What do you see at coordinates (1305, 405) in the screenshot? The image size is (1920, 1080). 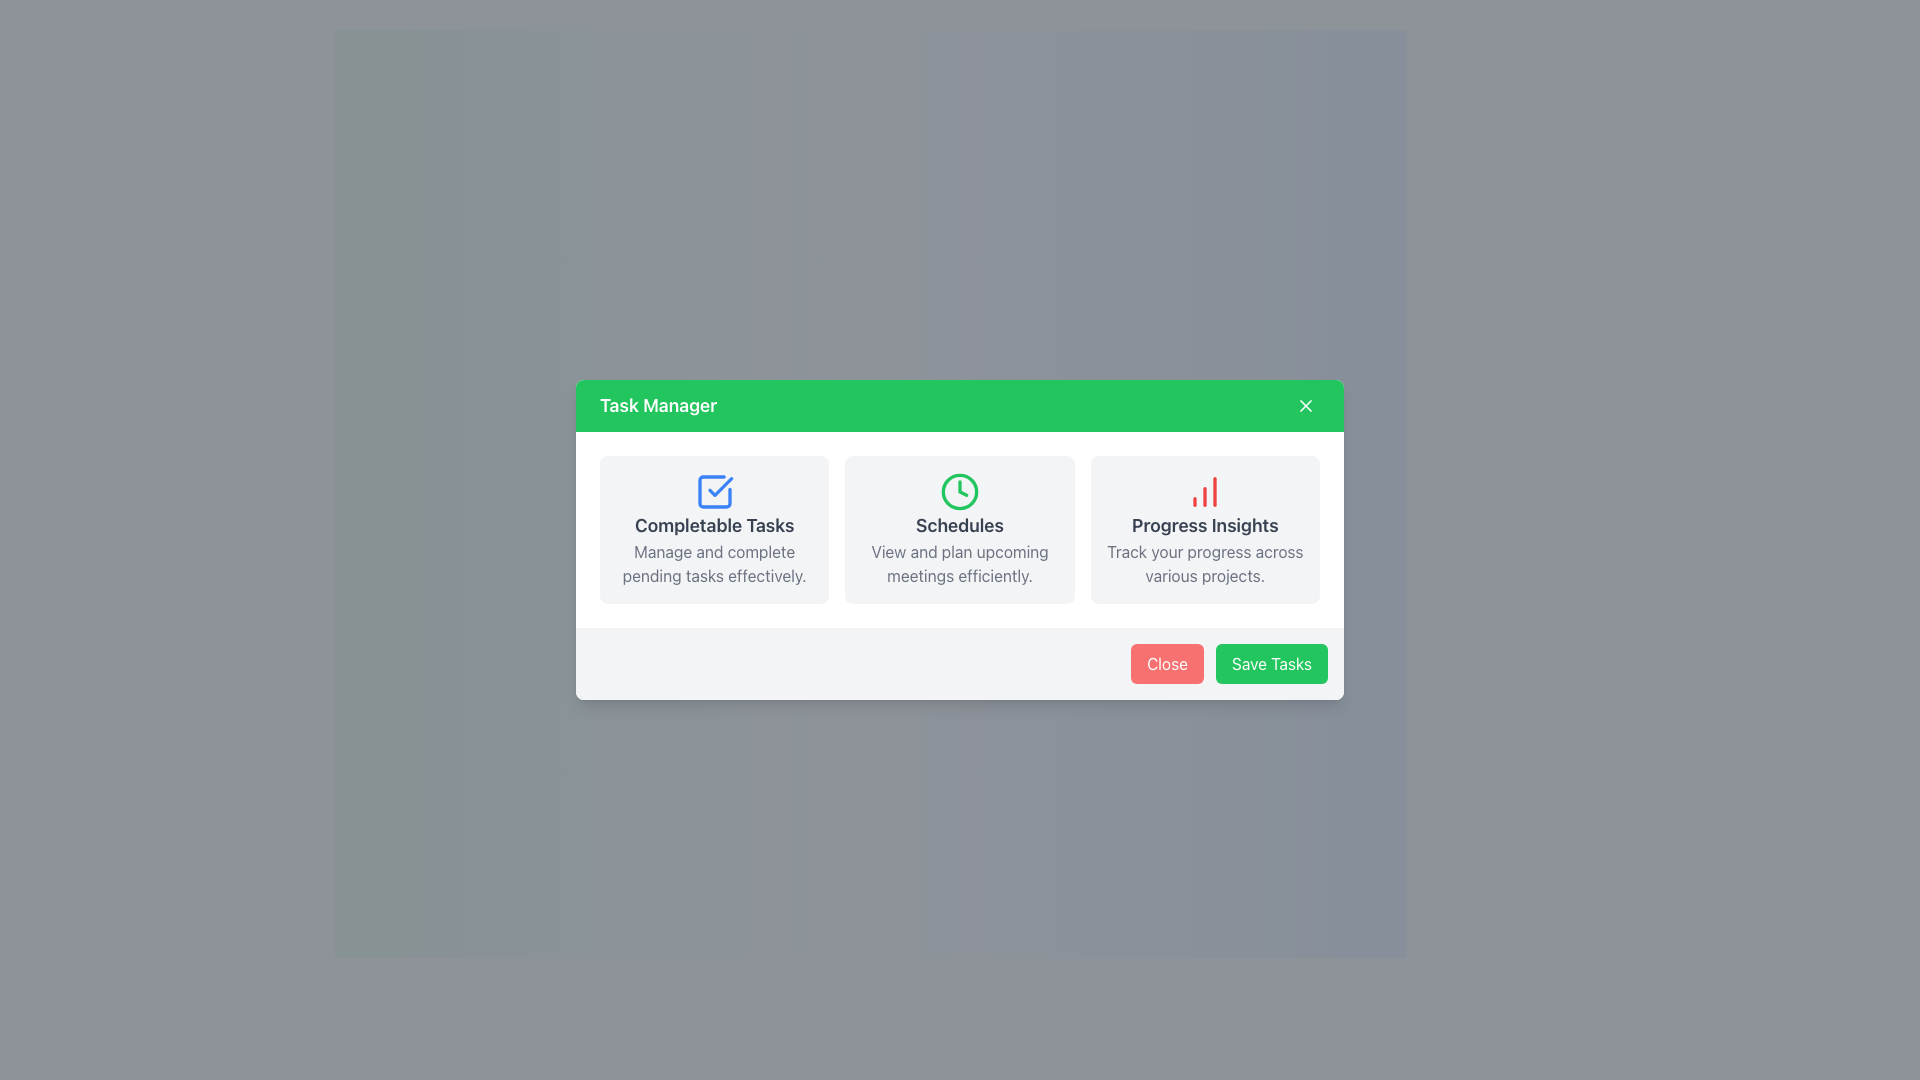 I see `the close button with a green background in the top-right corner of the 'Task Manager' dialog box to potentially reveal a tooltip` at bounding box center [1305, 405].